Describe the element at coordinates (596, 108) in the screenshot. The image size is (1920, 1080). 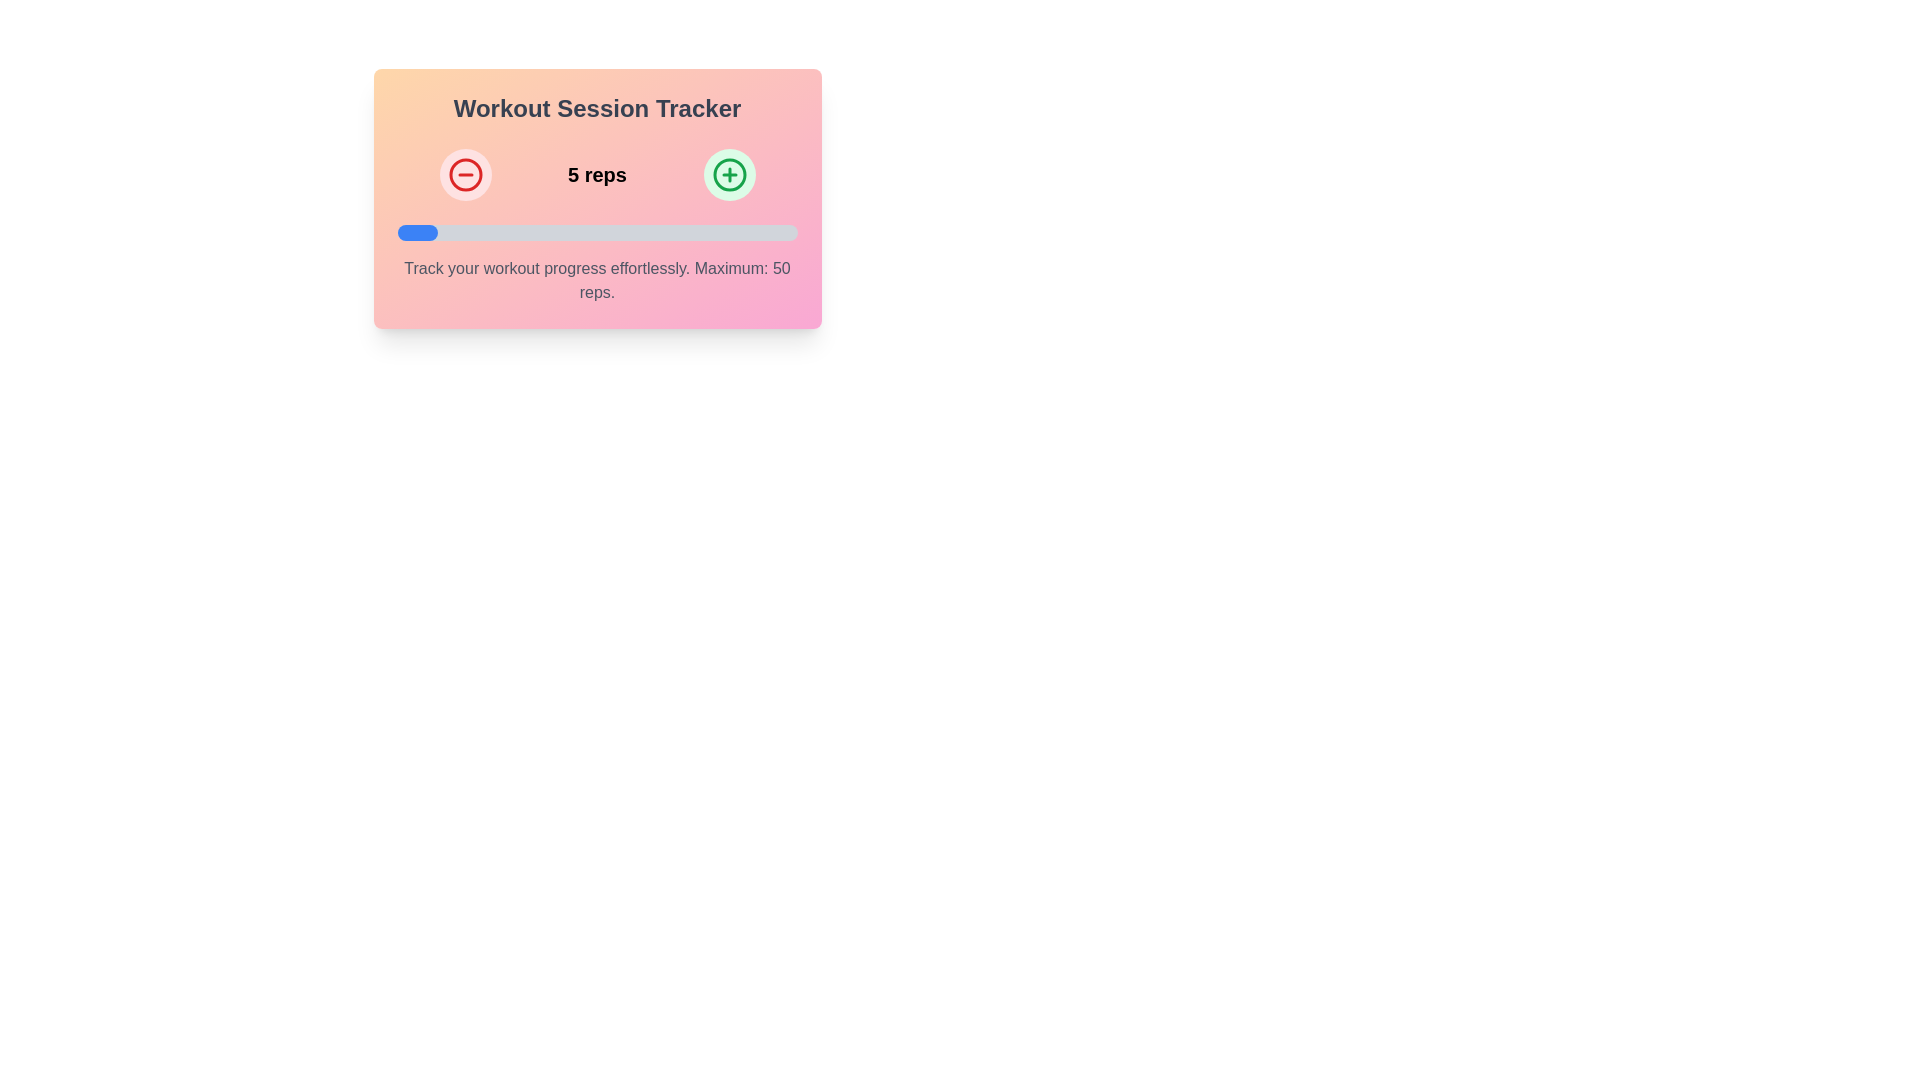
I see `centered header text displaying 'Workout Session Tracker' in bold, large font with dark gray color` at that location.